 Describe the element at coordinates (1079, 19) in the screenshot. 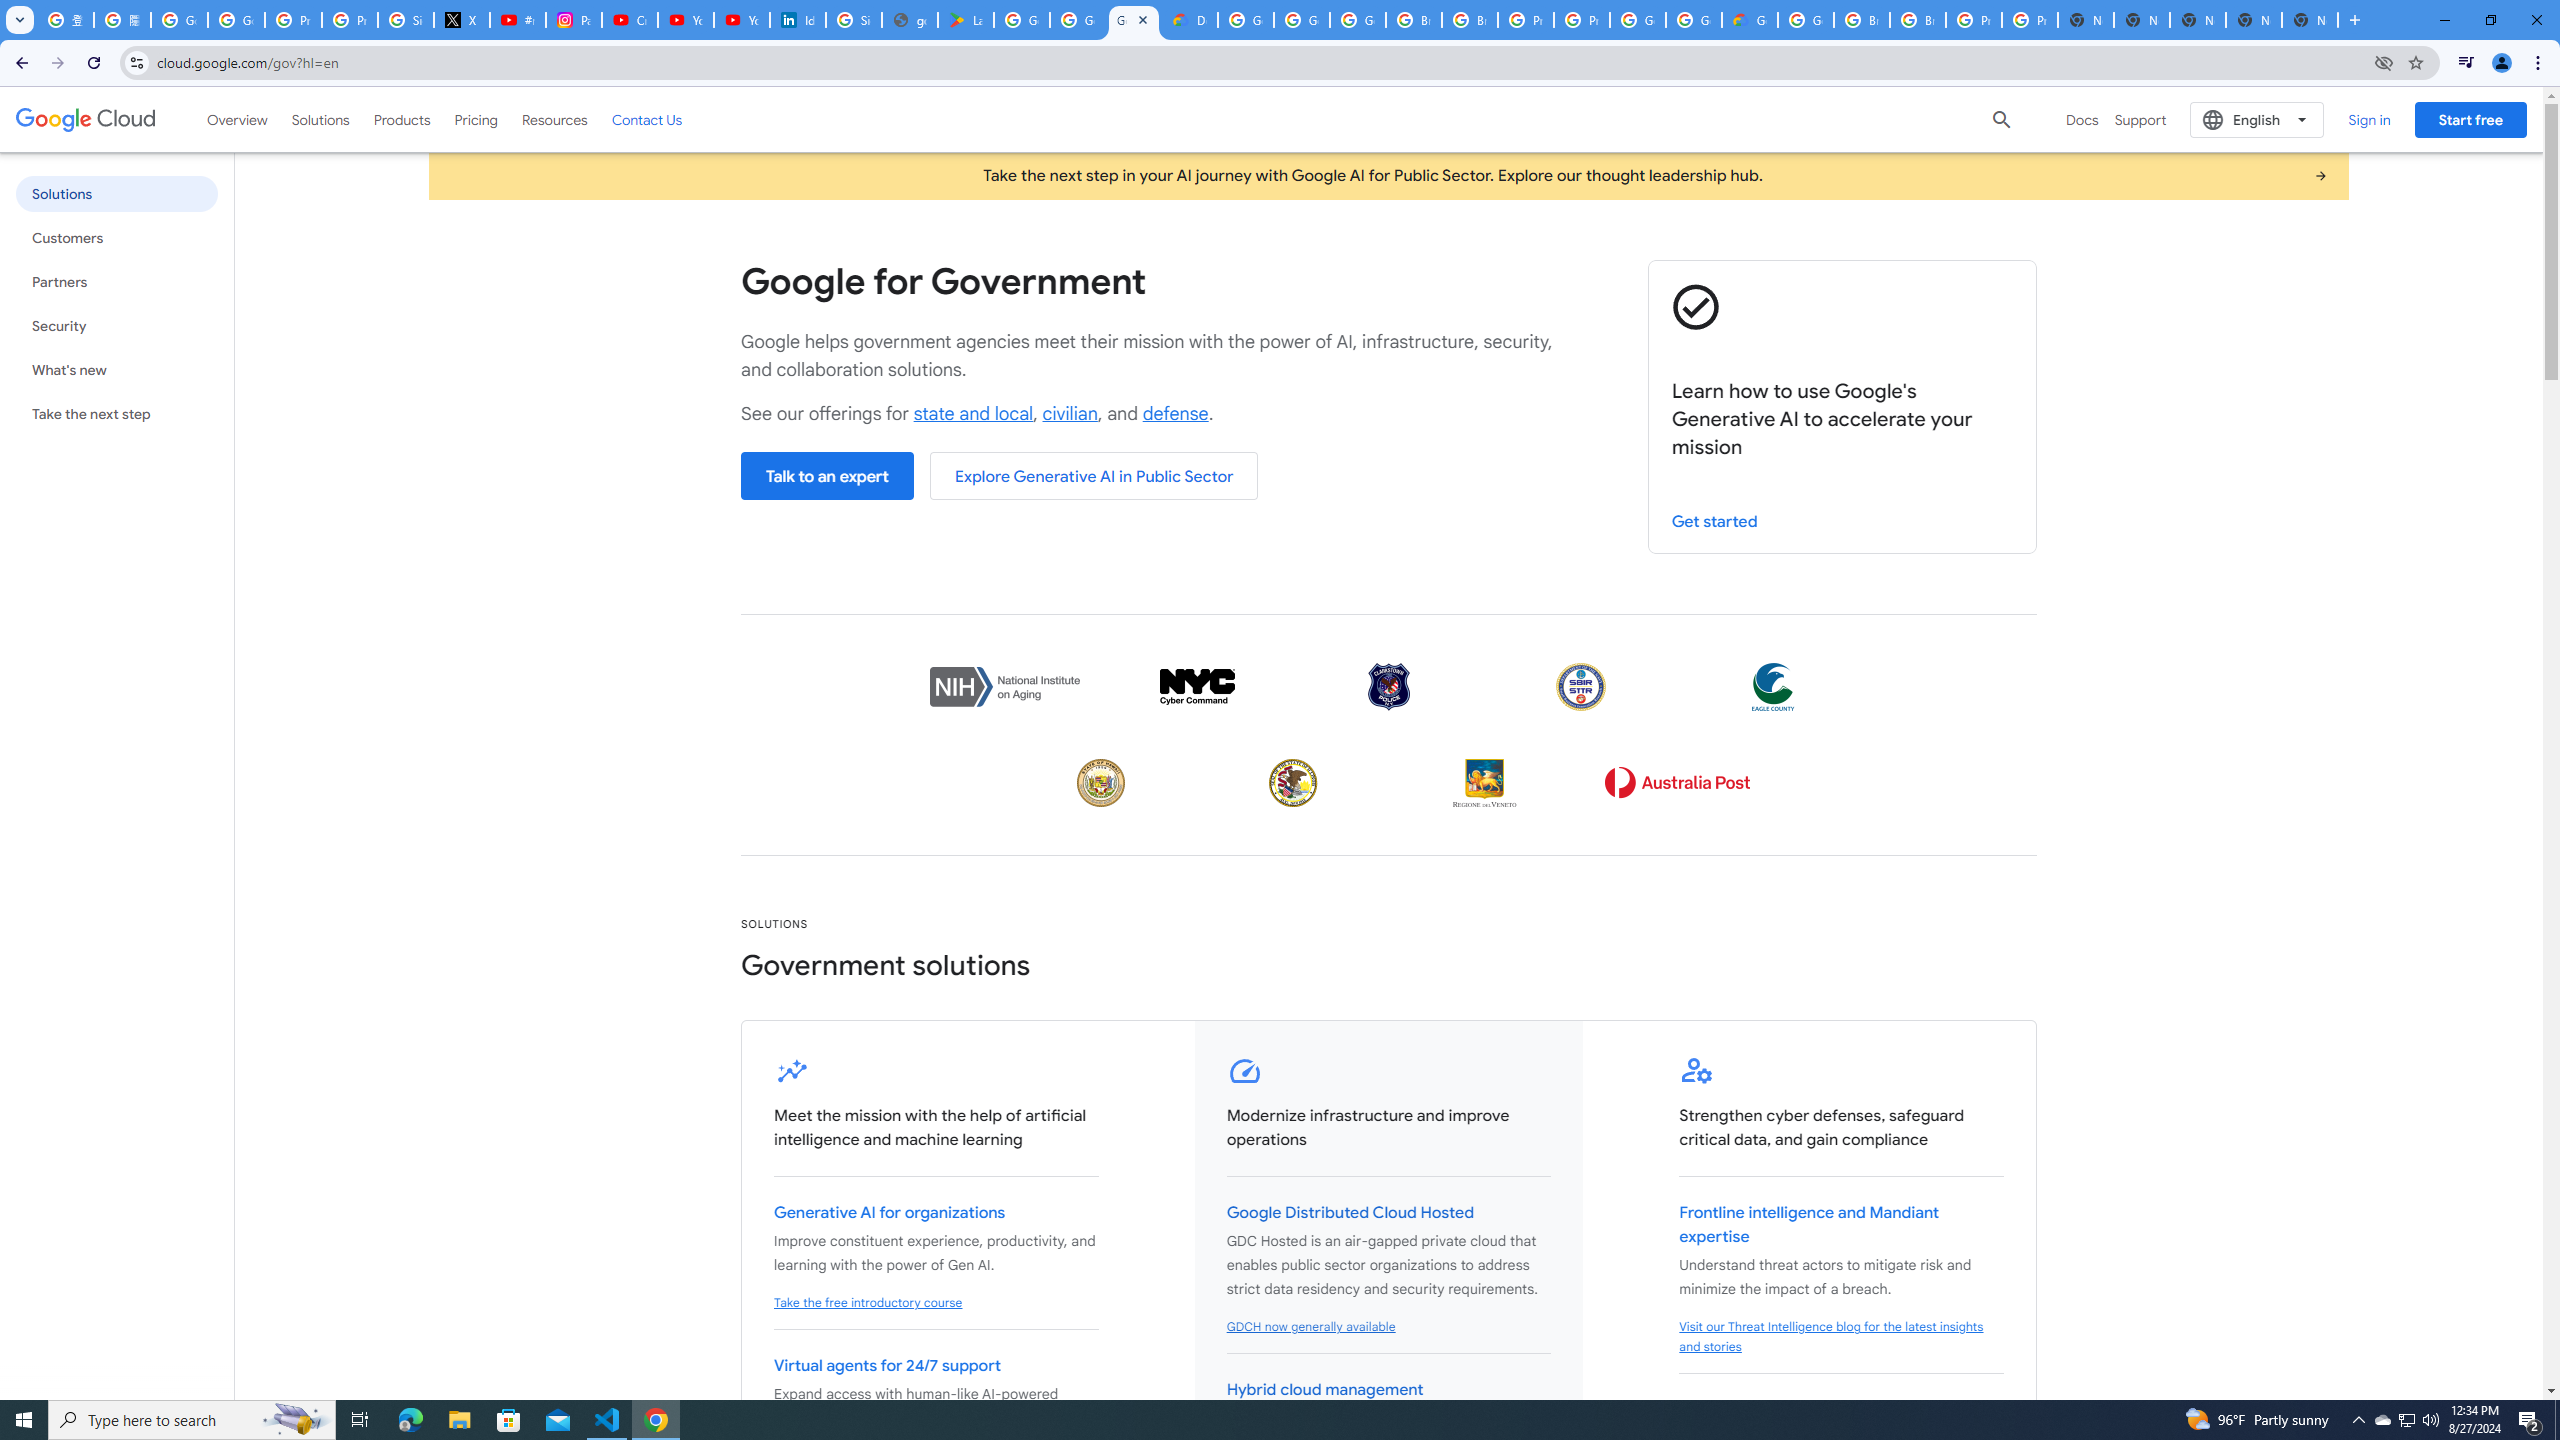

I see `'Google Workspace - Specific Terms'` at that location.